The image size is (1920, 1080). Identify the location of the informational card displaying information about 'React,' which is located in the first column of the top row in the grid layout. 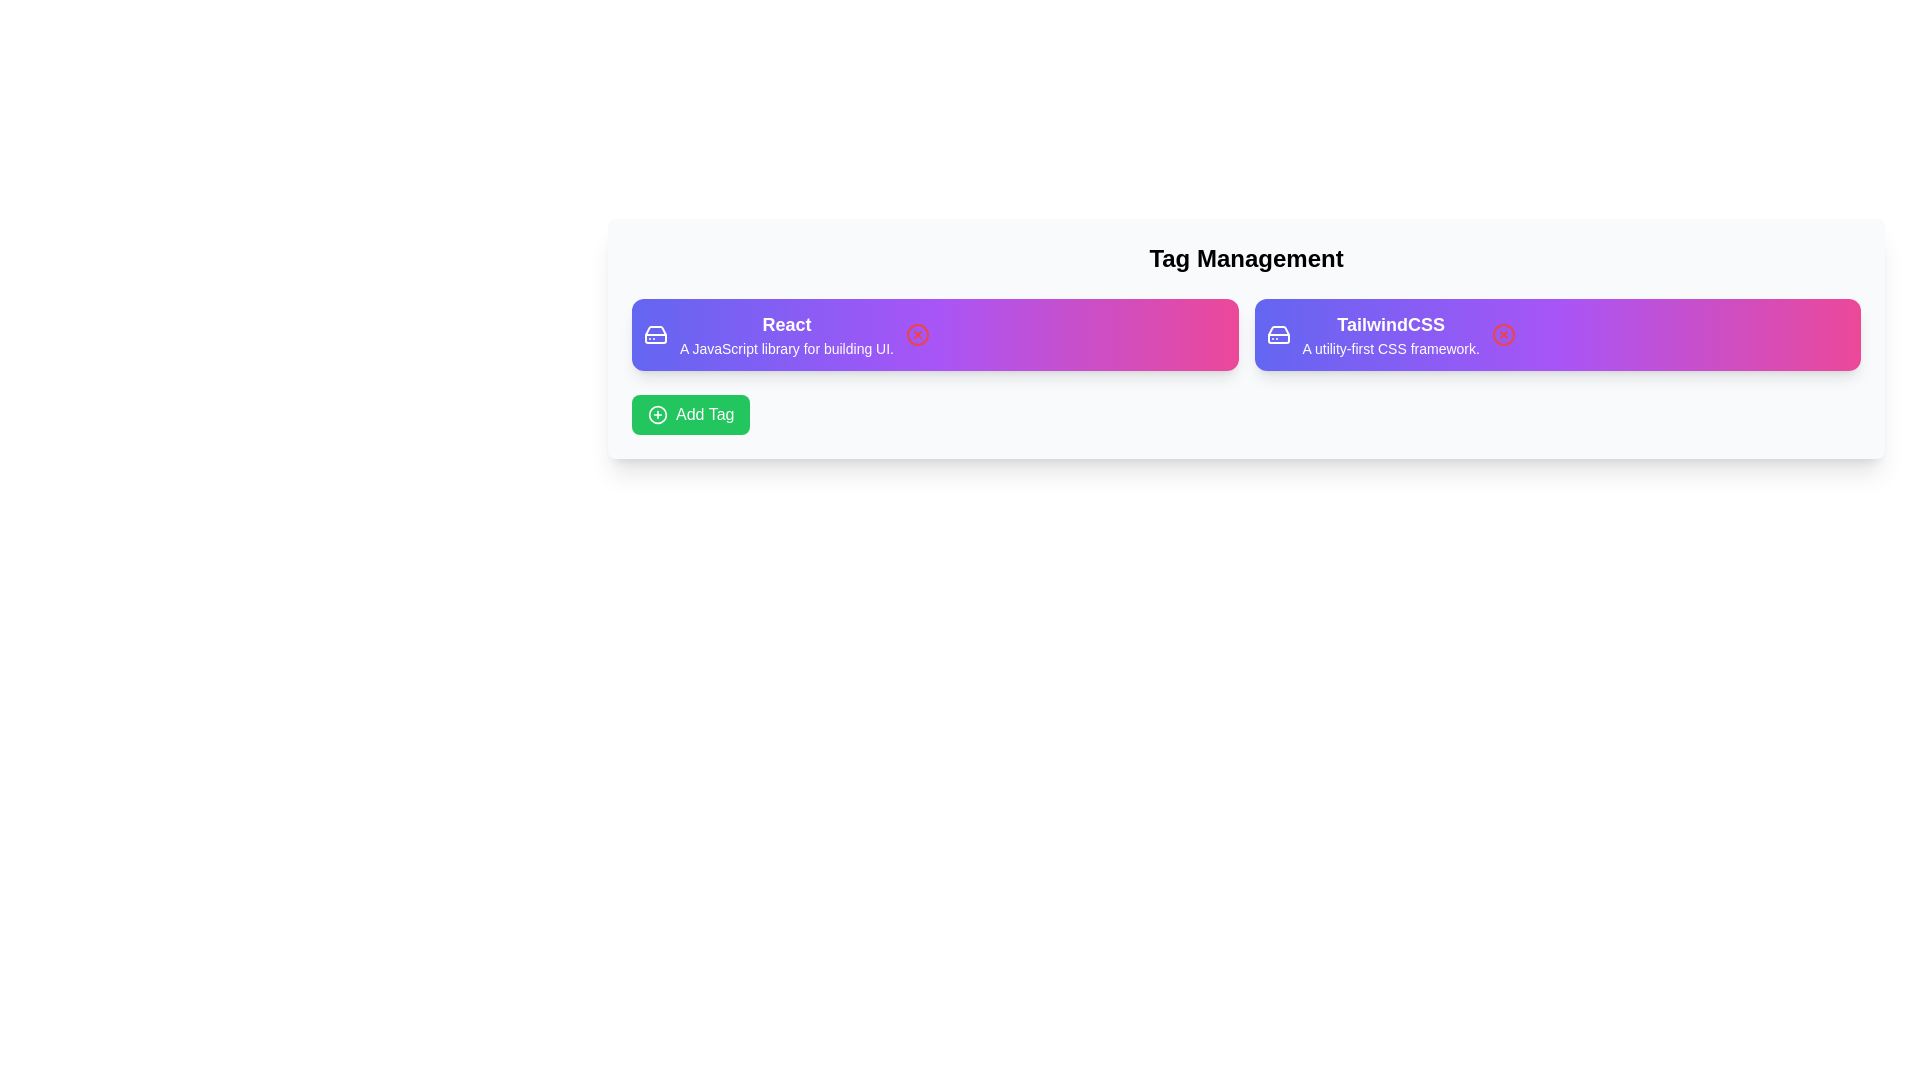
(934, 334).